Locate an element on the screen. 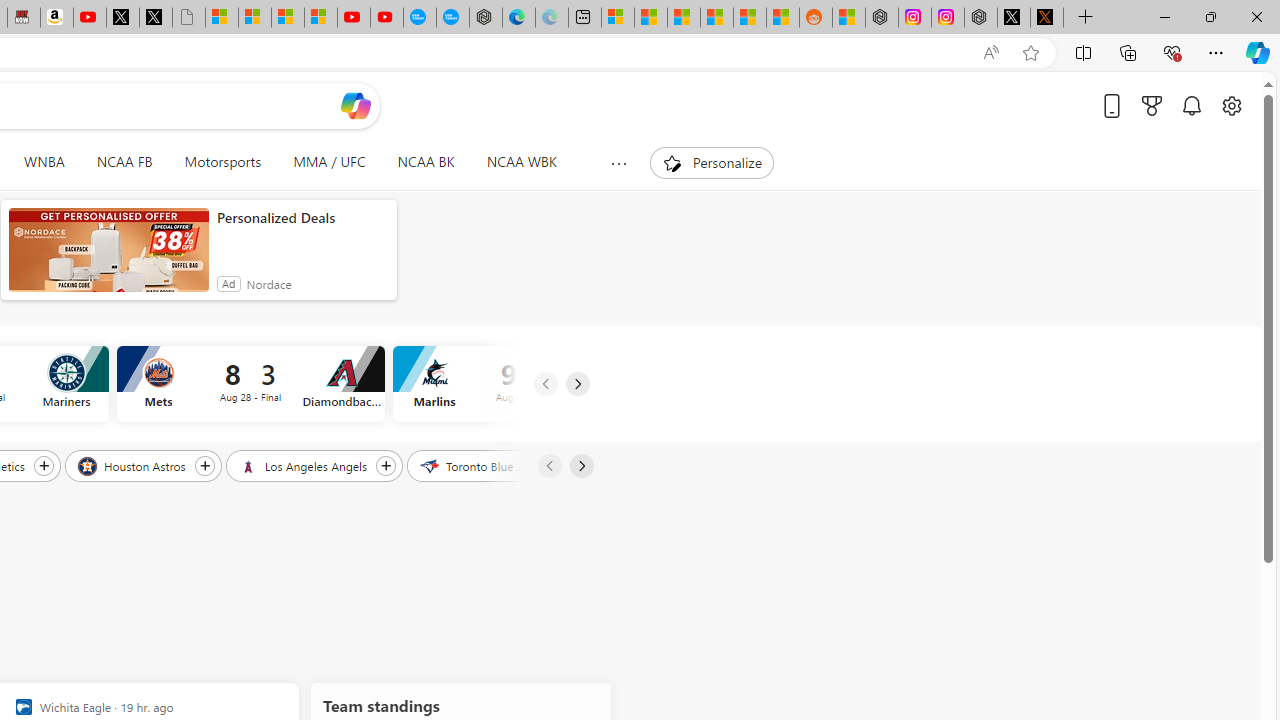 The height and width of the screenshot is (720, 1280). 'Motorsports' is located at coordinates (222, 162).